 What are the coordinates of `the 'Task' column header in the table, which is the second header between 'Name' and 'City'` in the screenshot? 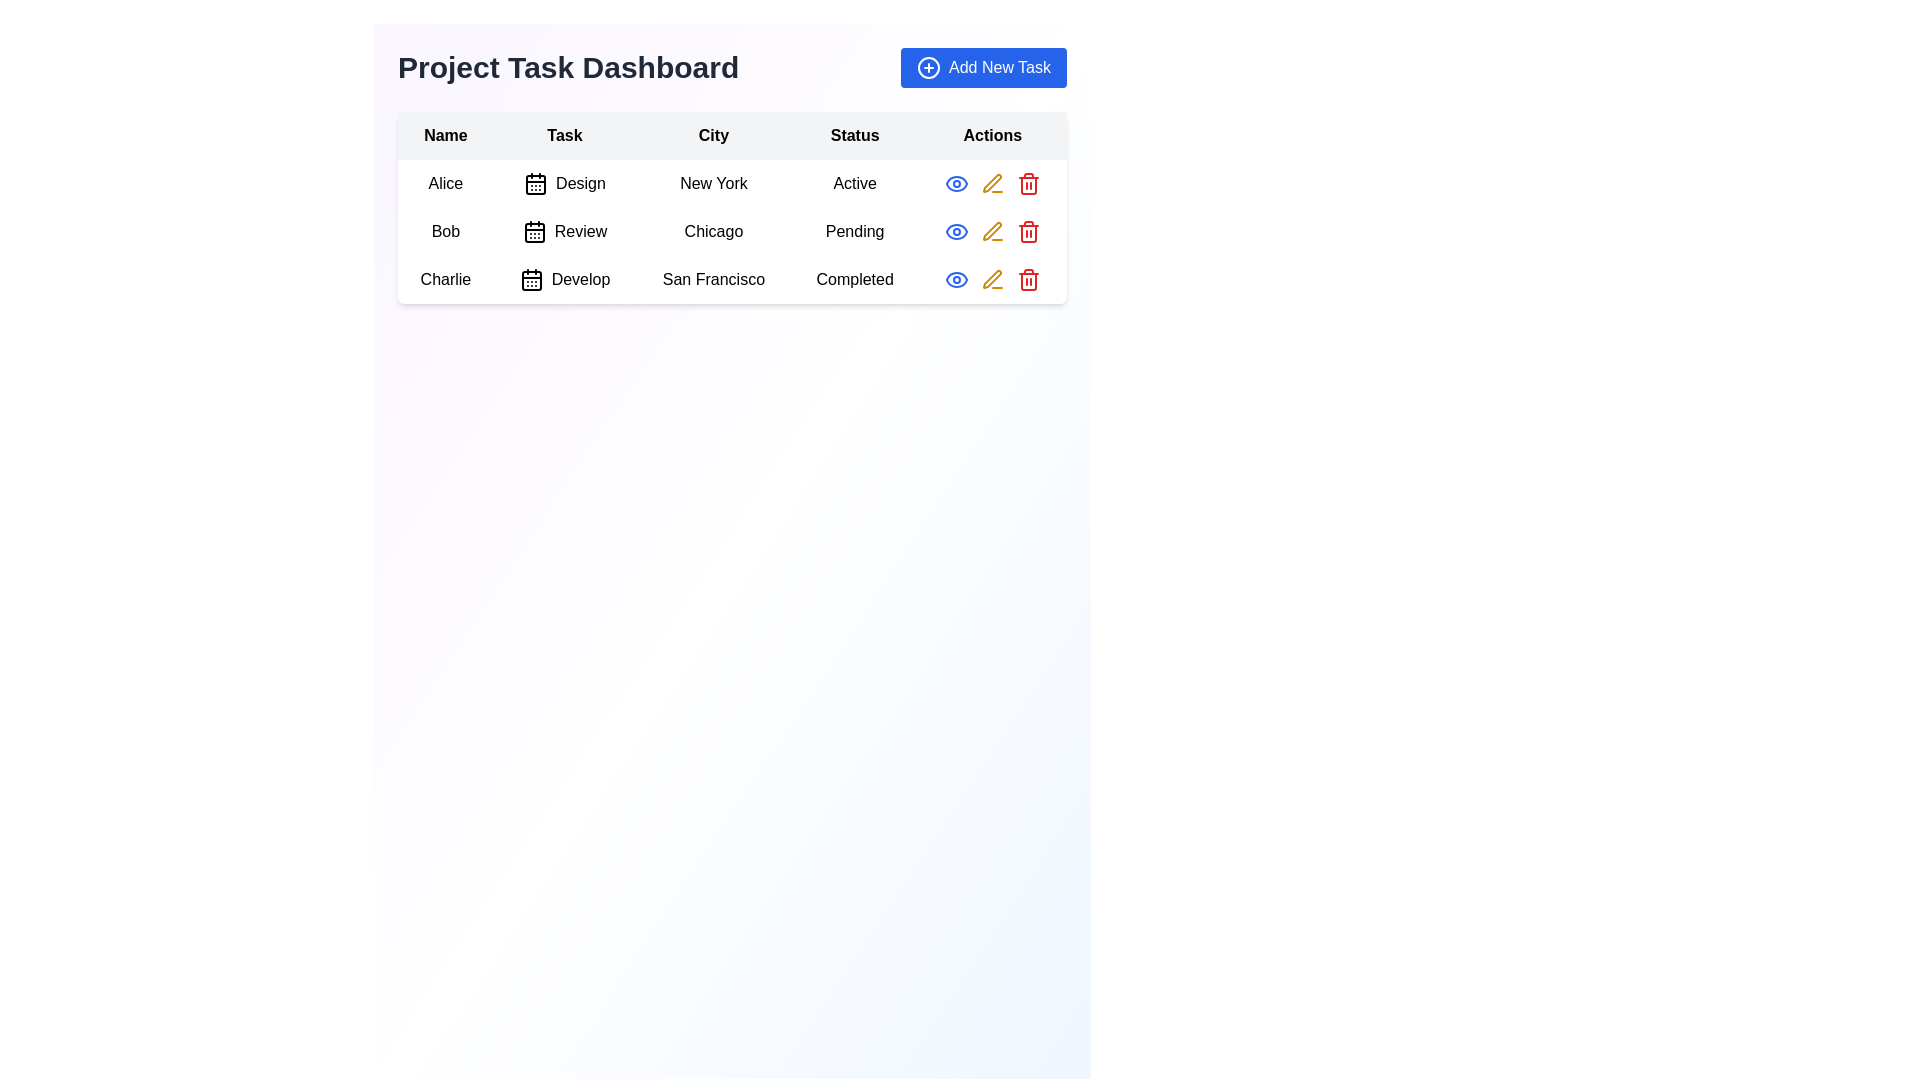 It's located at (564, 135).